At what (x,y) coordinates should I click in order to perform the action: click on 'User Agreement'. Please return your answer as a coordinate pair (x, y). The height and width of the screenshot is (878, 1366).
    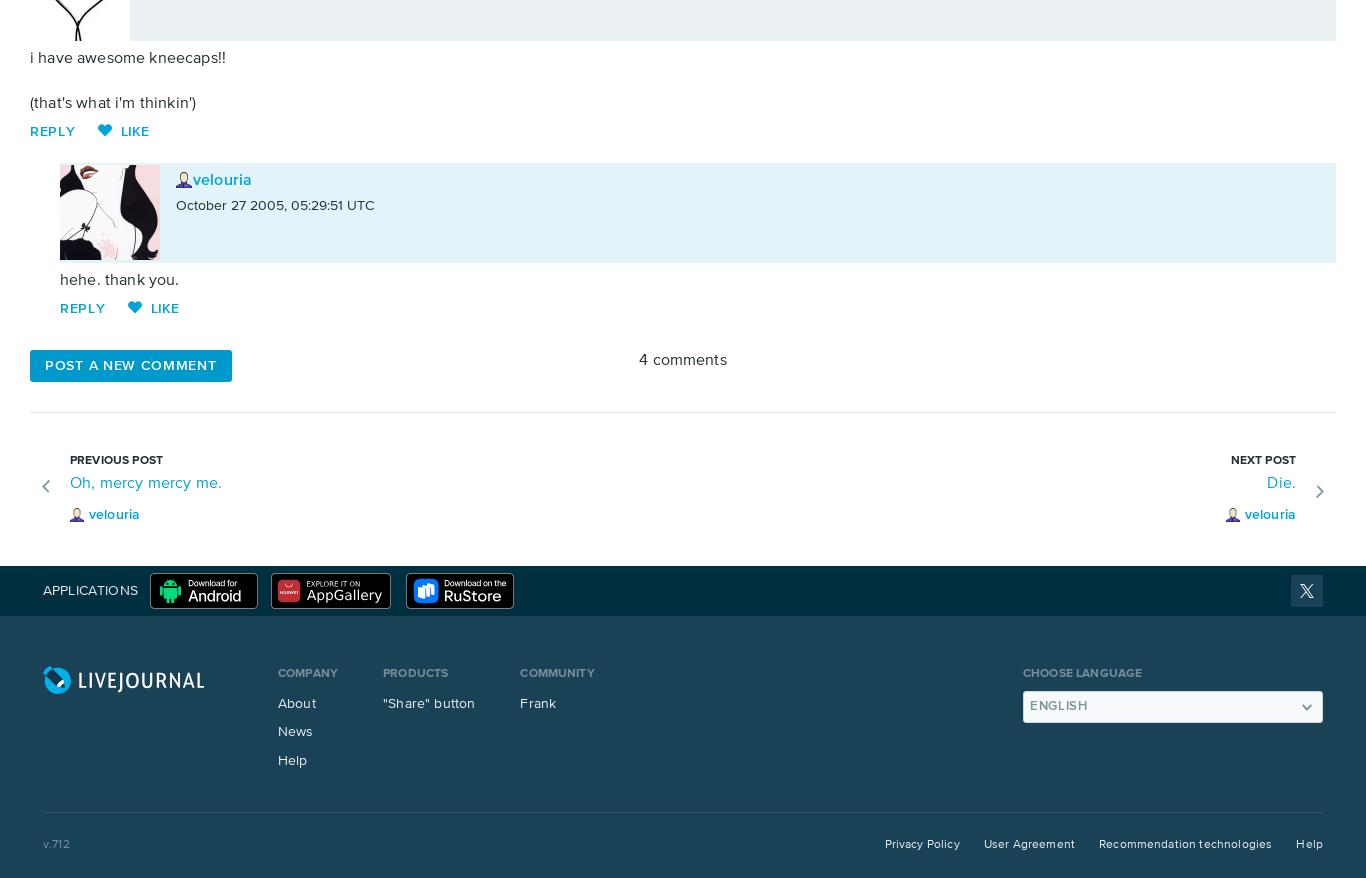
    Looking at the image, I should click on (1028, 844).